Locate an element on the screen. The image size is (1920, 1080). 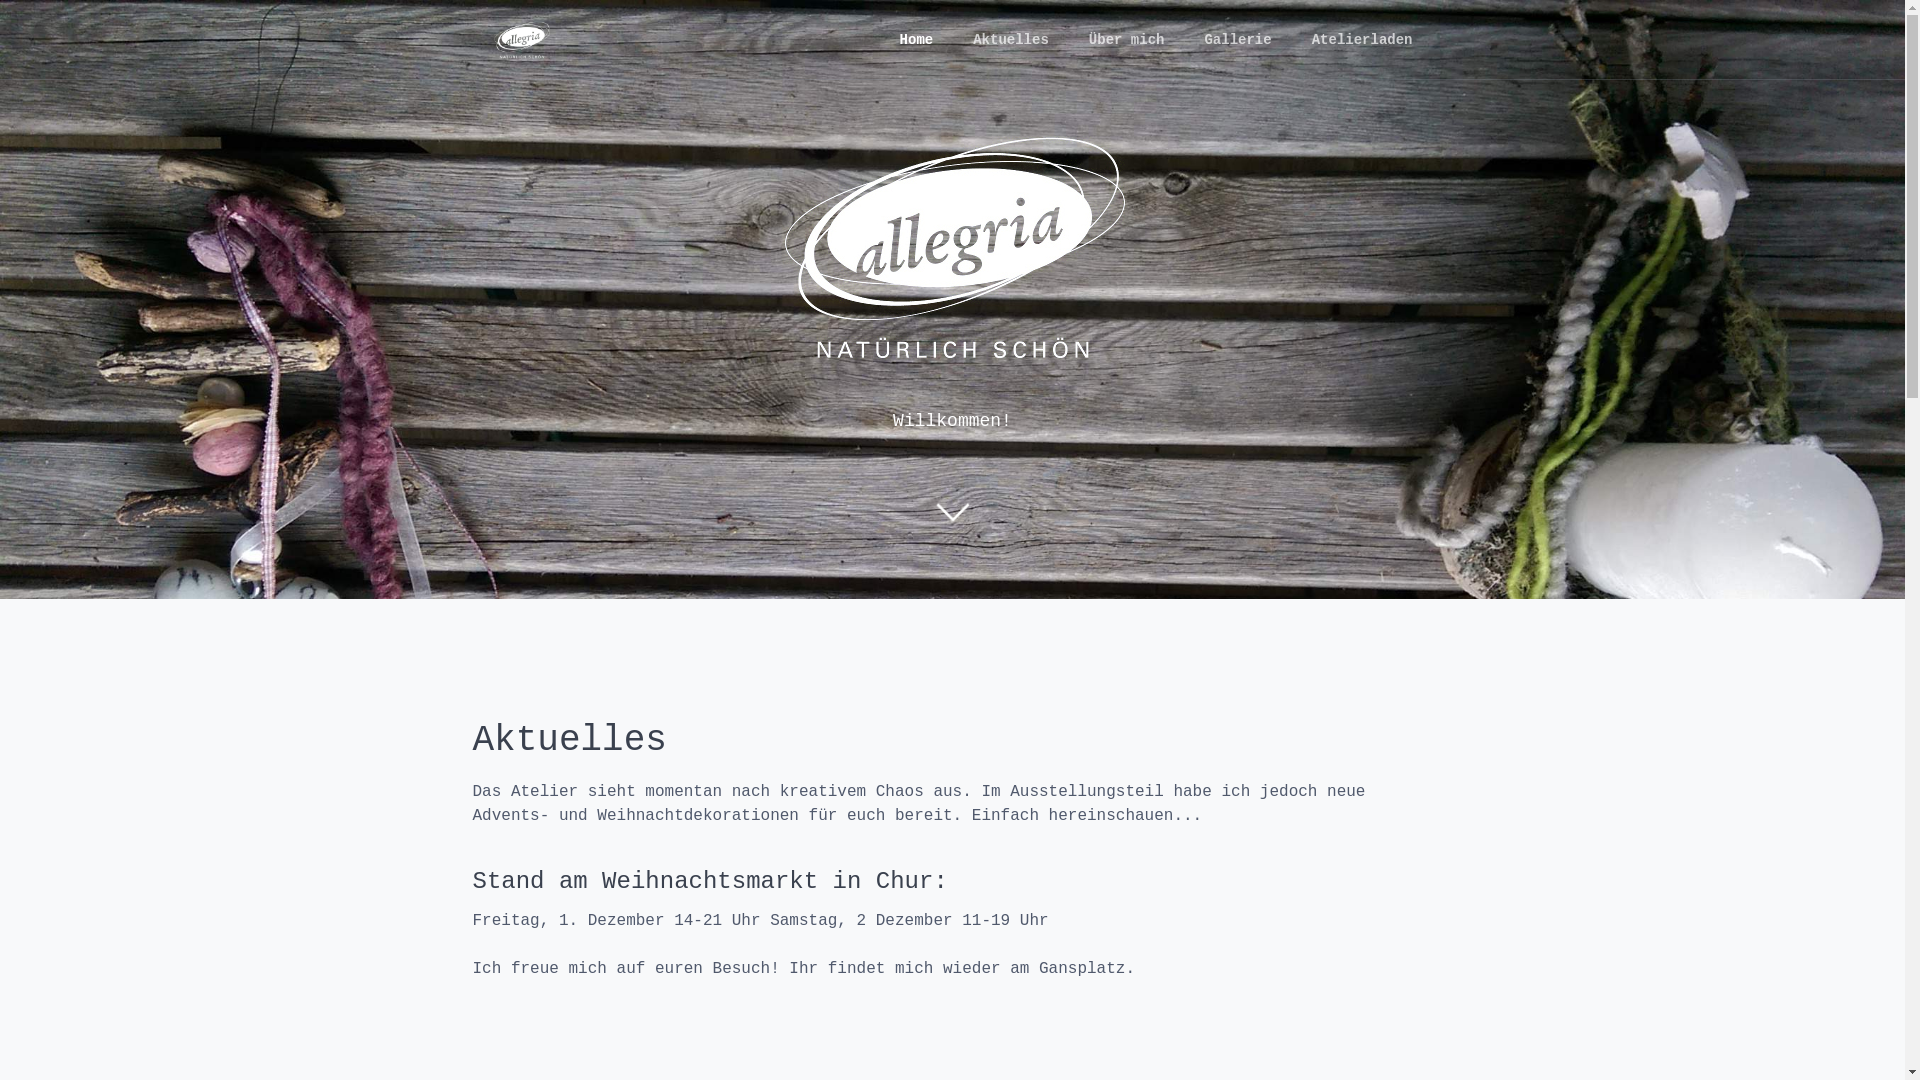
'Atelierladen' is located at coordinates (1361, 39).